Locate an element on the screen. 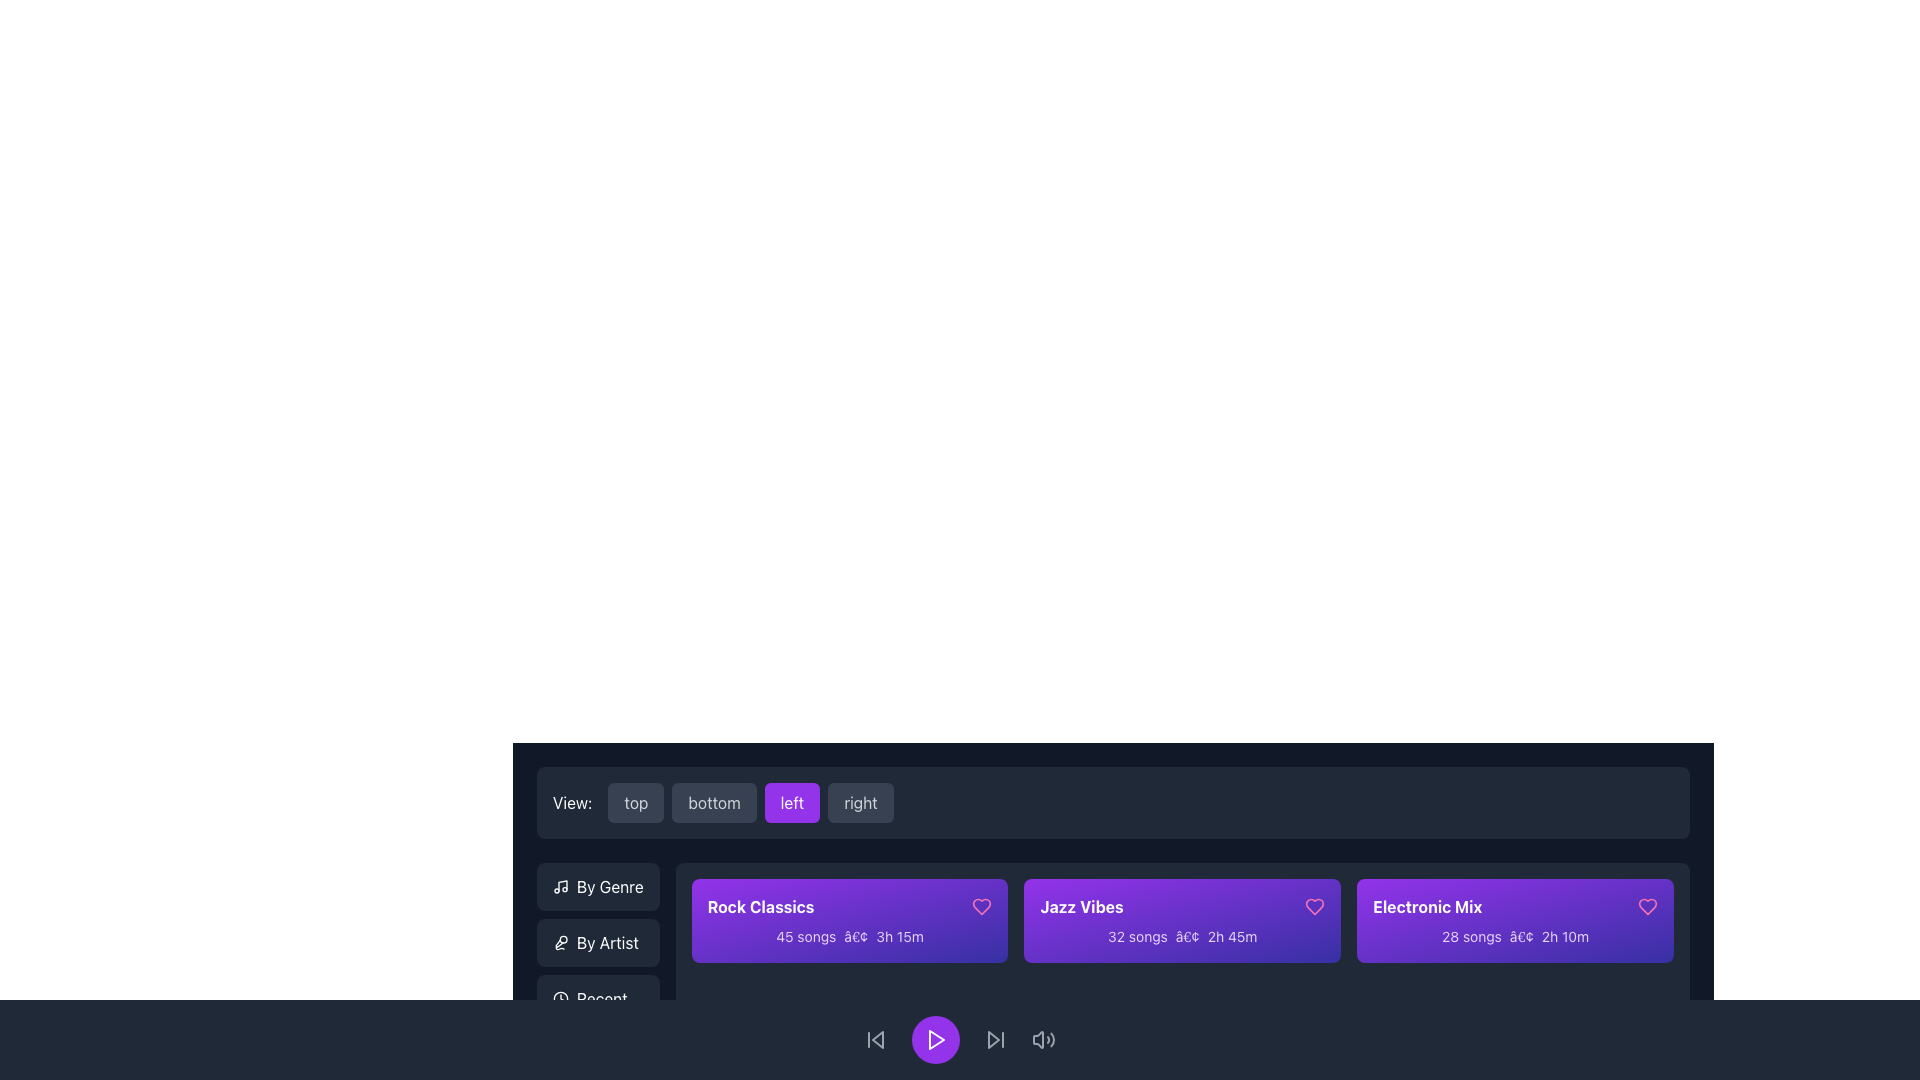 The image size is (1920, 1080). the text label displaying '2h 10m', which is styled in light purple on a dark purple background, located in the details section of the 'Electronic Mix' playlist is located at coordinates (1564, 936).